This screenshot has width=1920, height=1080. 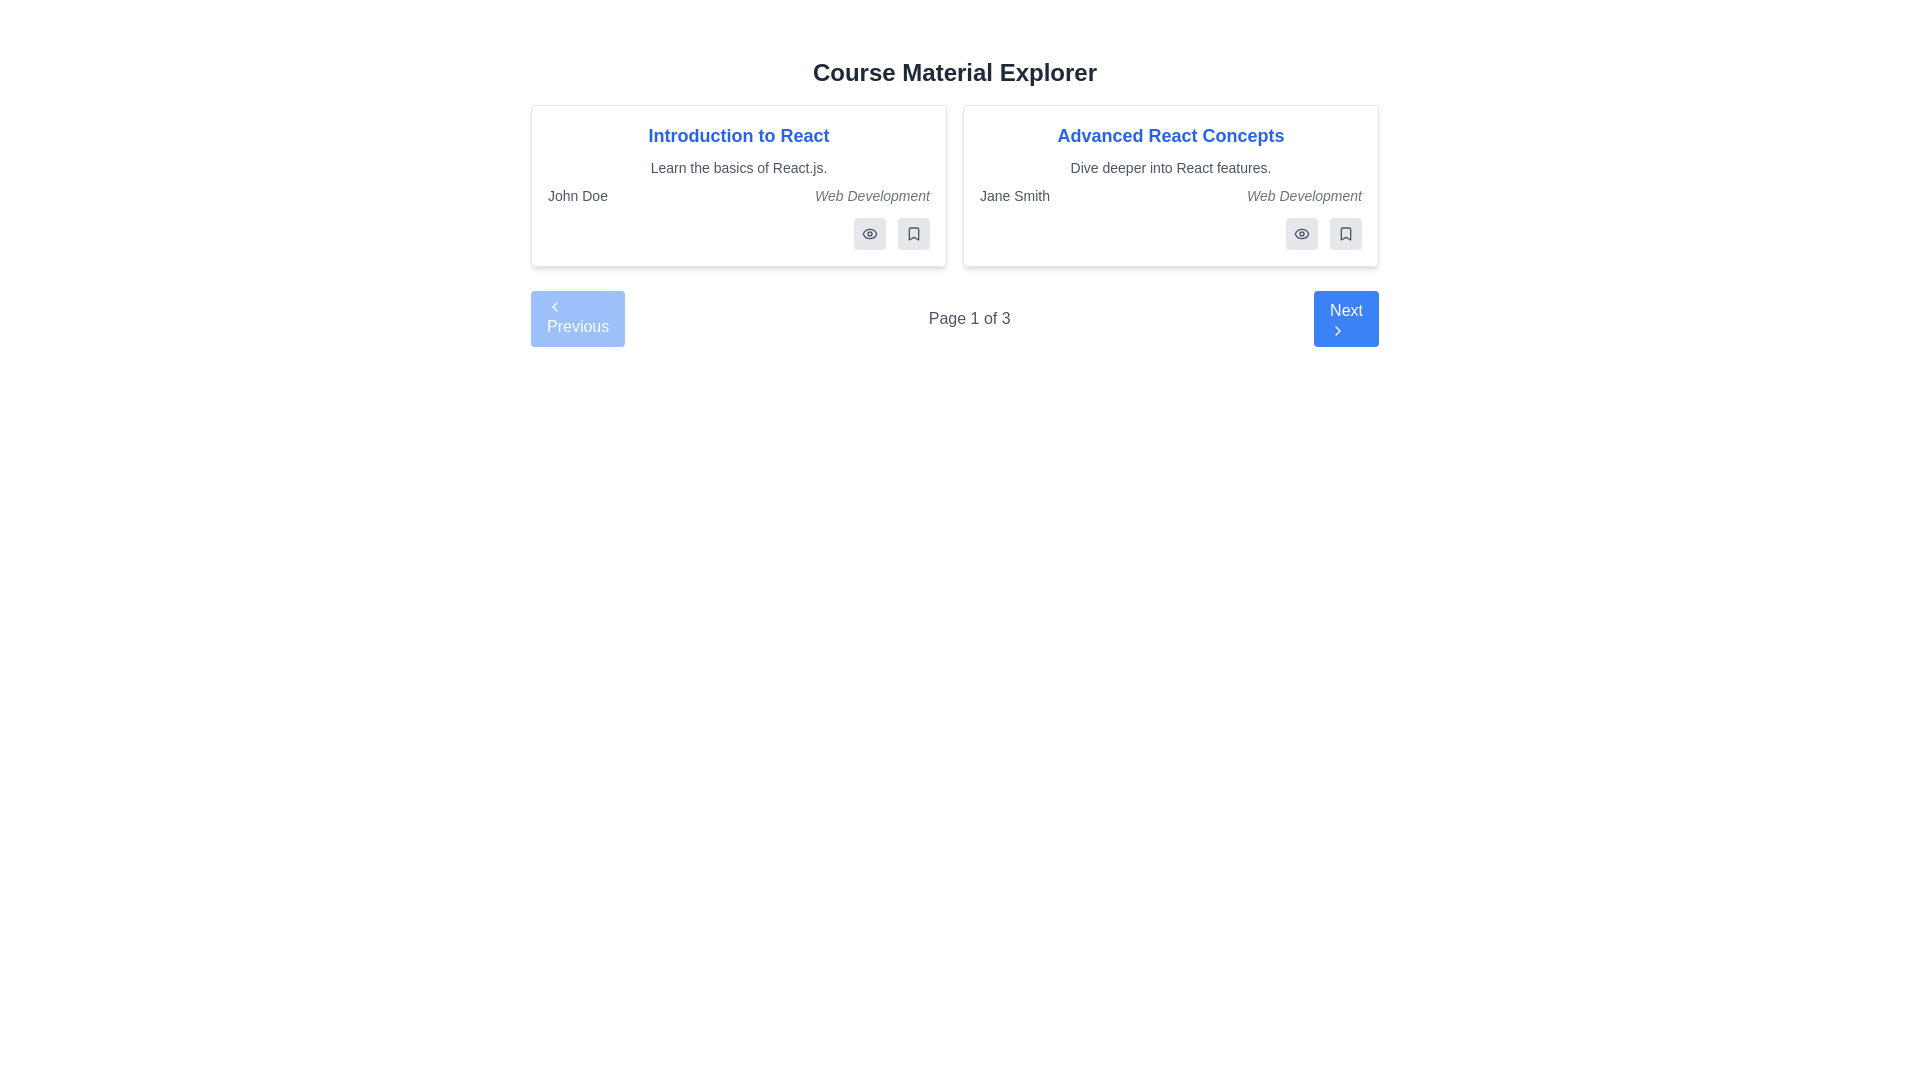 I want to click on the eye-shaped icon located within the 'Advanced React Concepts' course card, positioned, so click(x=1301, y=233).